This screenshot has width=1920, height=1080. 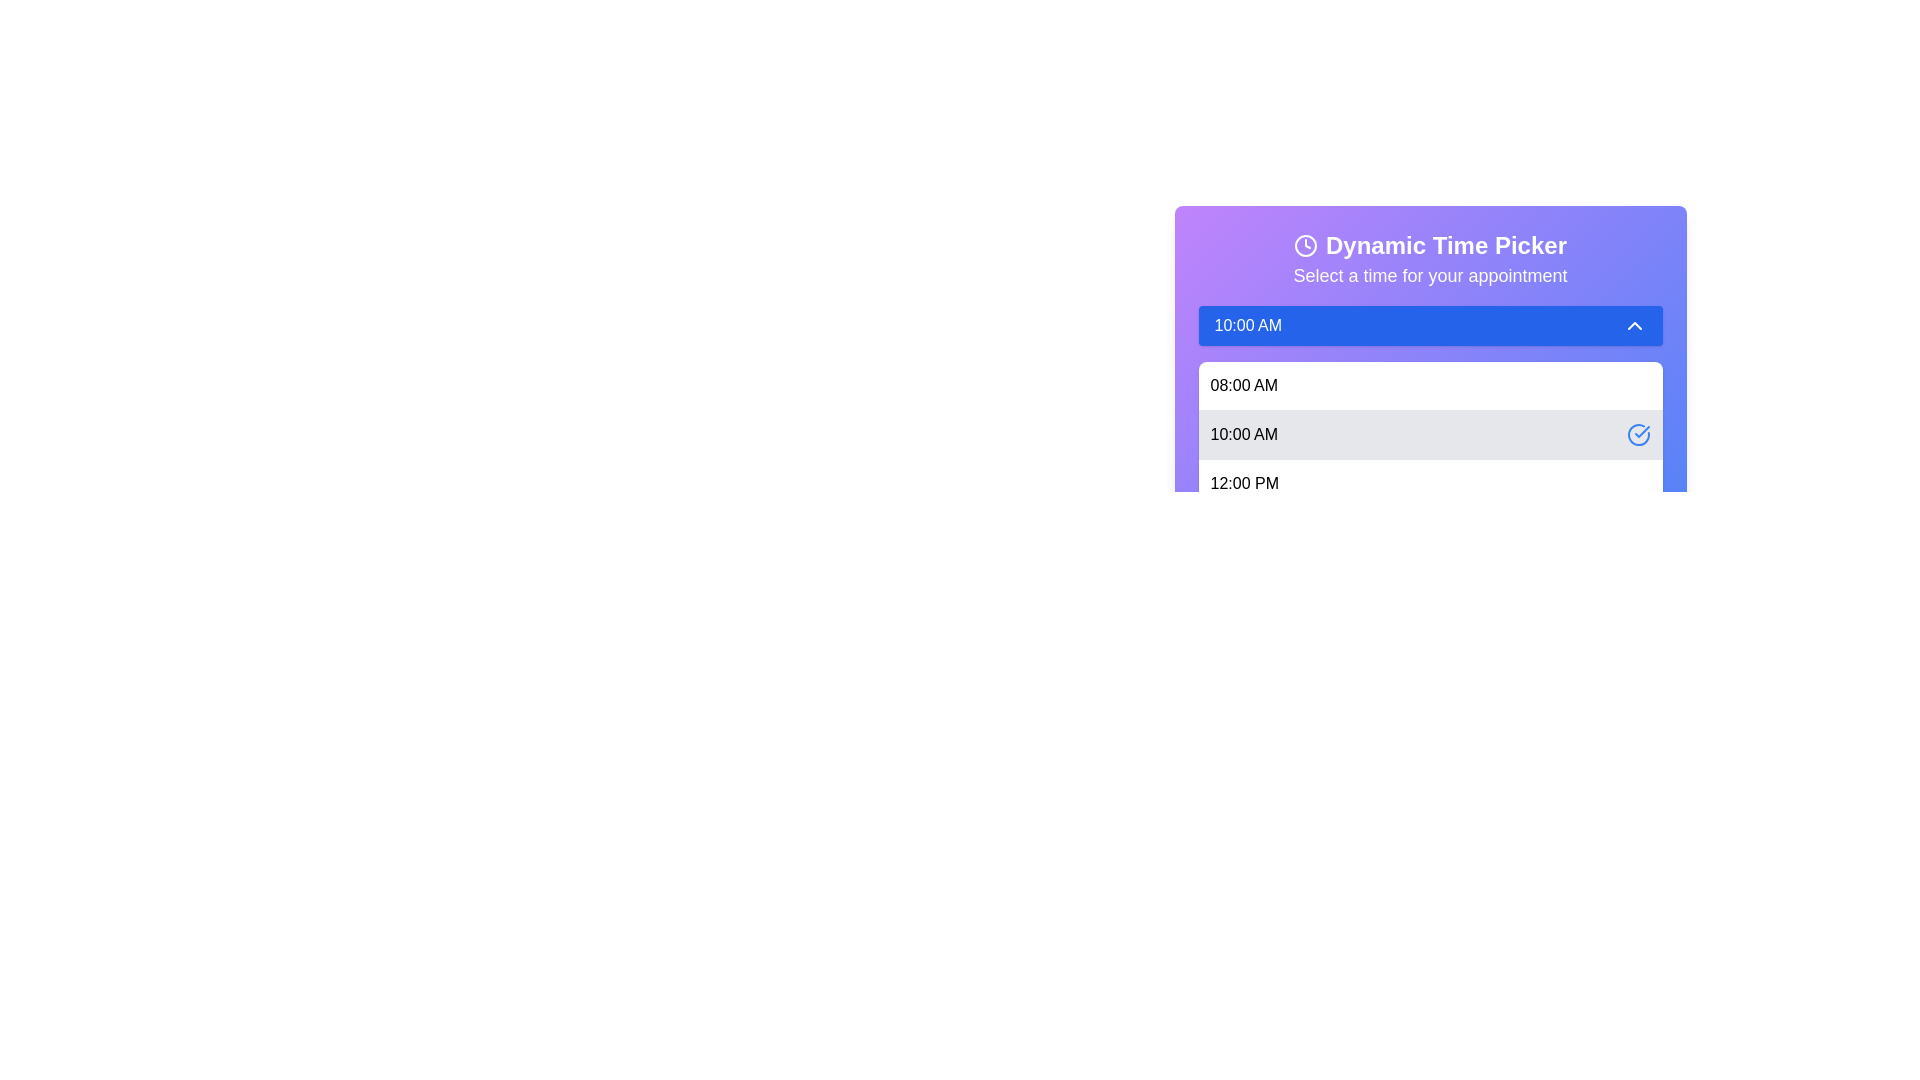 What do you see at coordinates (1243, 483) in the screenshot?
I see `to select the time option displaying '12:00 PM' in the time picker dropdown list` at bounding box center [1243, 483].